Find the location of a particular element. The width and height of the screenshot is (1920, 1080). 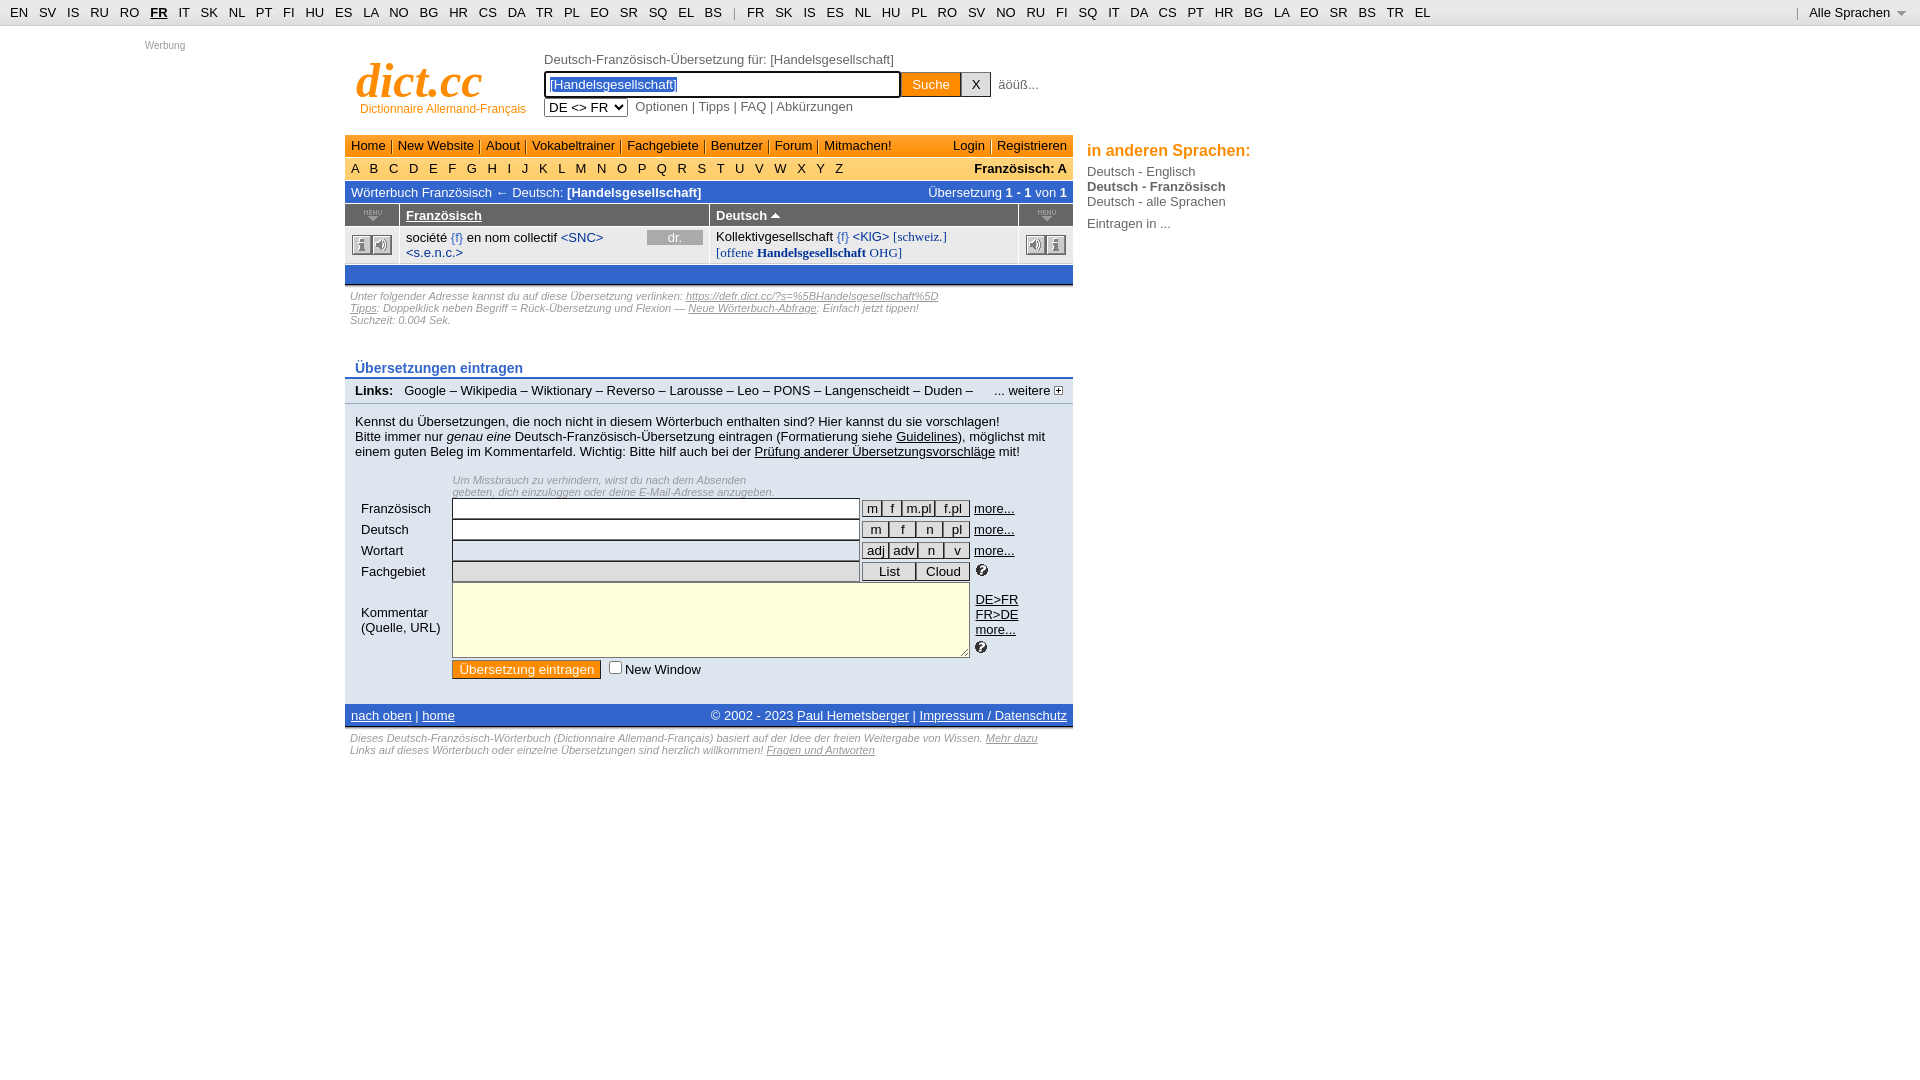

'A' is located at coordinates (350, 167).